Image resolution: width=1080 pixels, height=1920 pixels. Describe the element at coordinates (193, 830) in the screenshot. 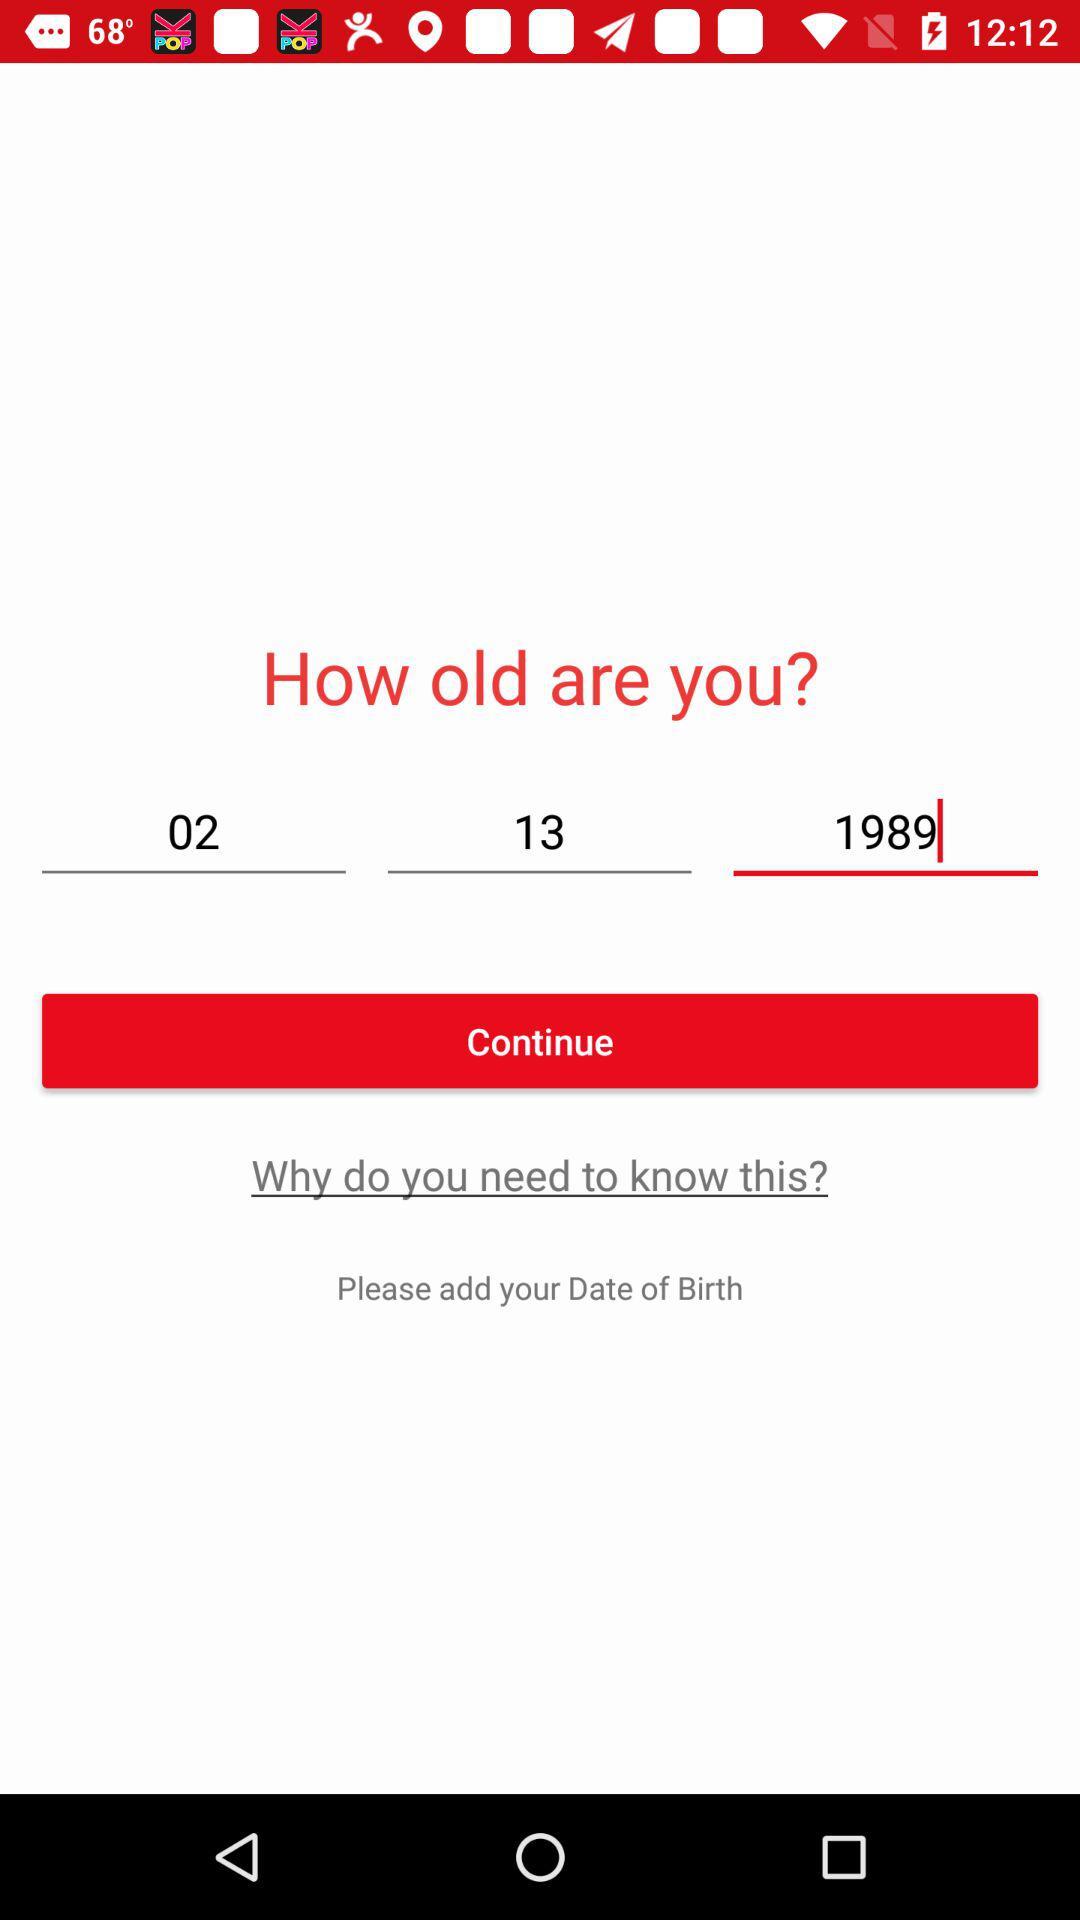

I see `item to the left of the 13` at that location.